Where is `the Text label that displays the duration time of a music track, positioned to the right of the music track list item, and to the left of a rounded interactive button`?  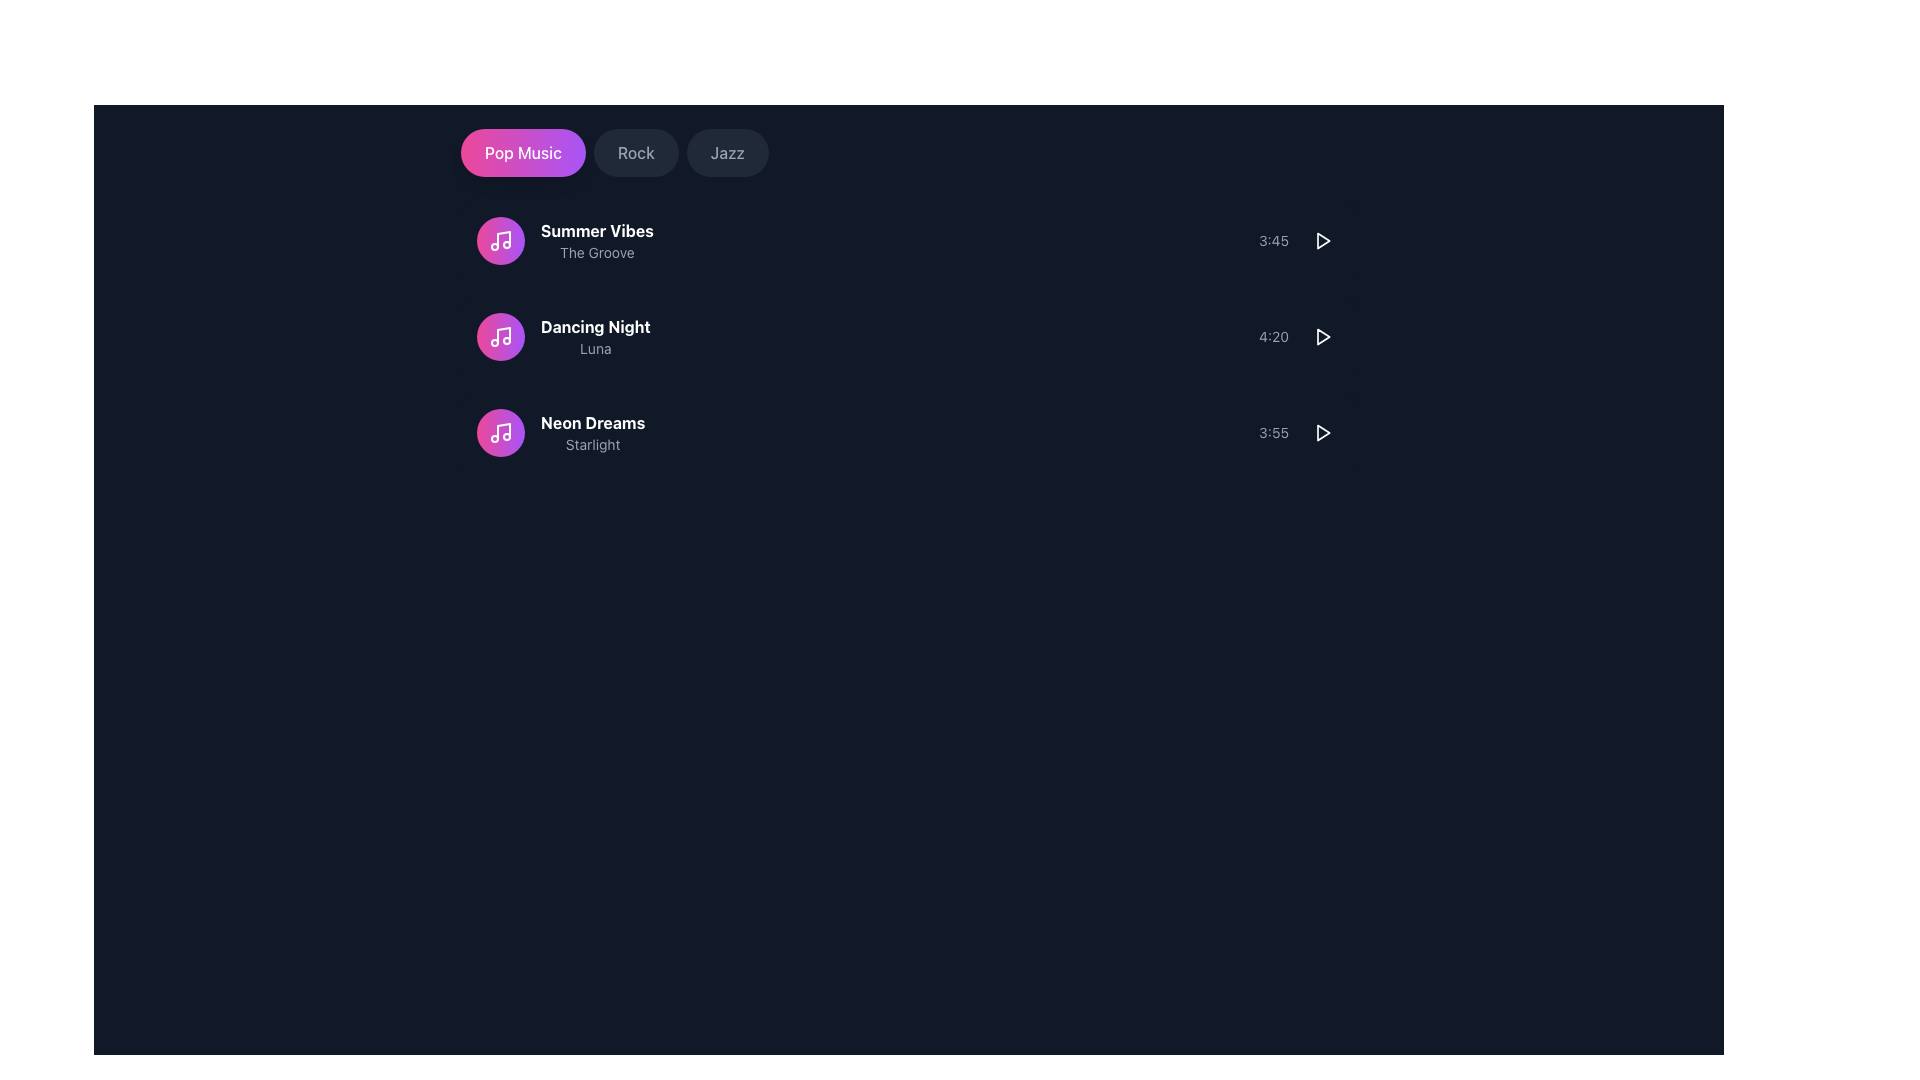
the Text label that displays the duration time of a music track, positioned to the right of the music track list item, and to the left of a rounded interactive button is located at coordinates (1272, 239).